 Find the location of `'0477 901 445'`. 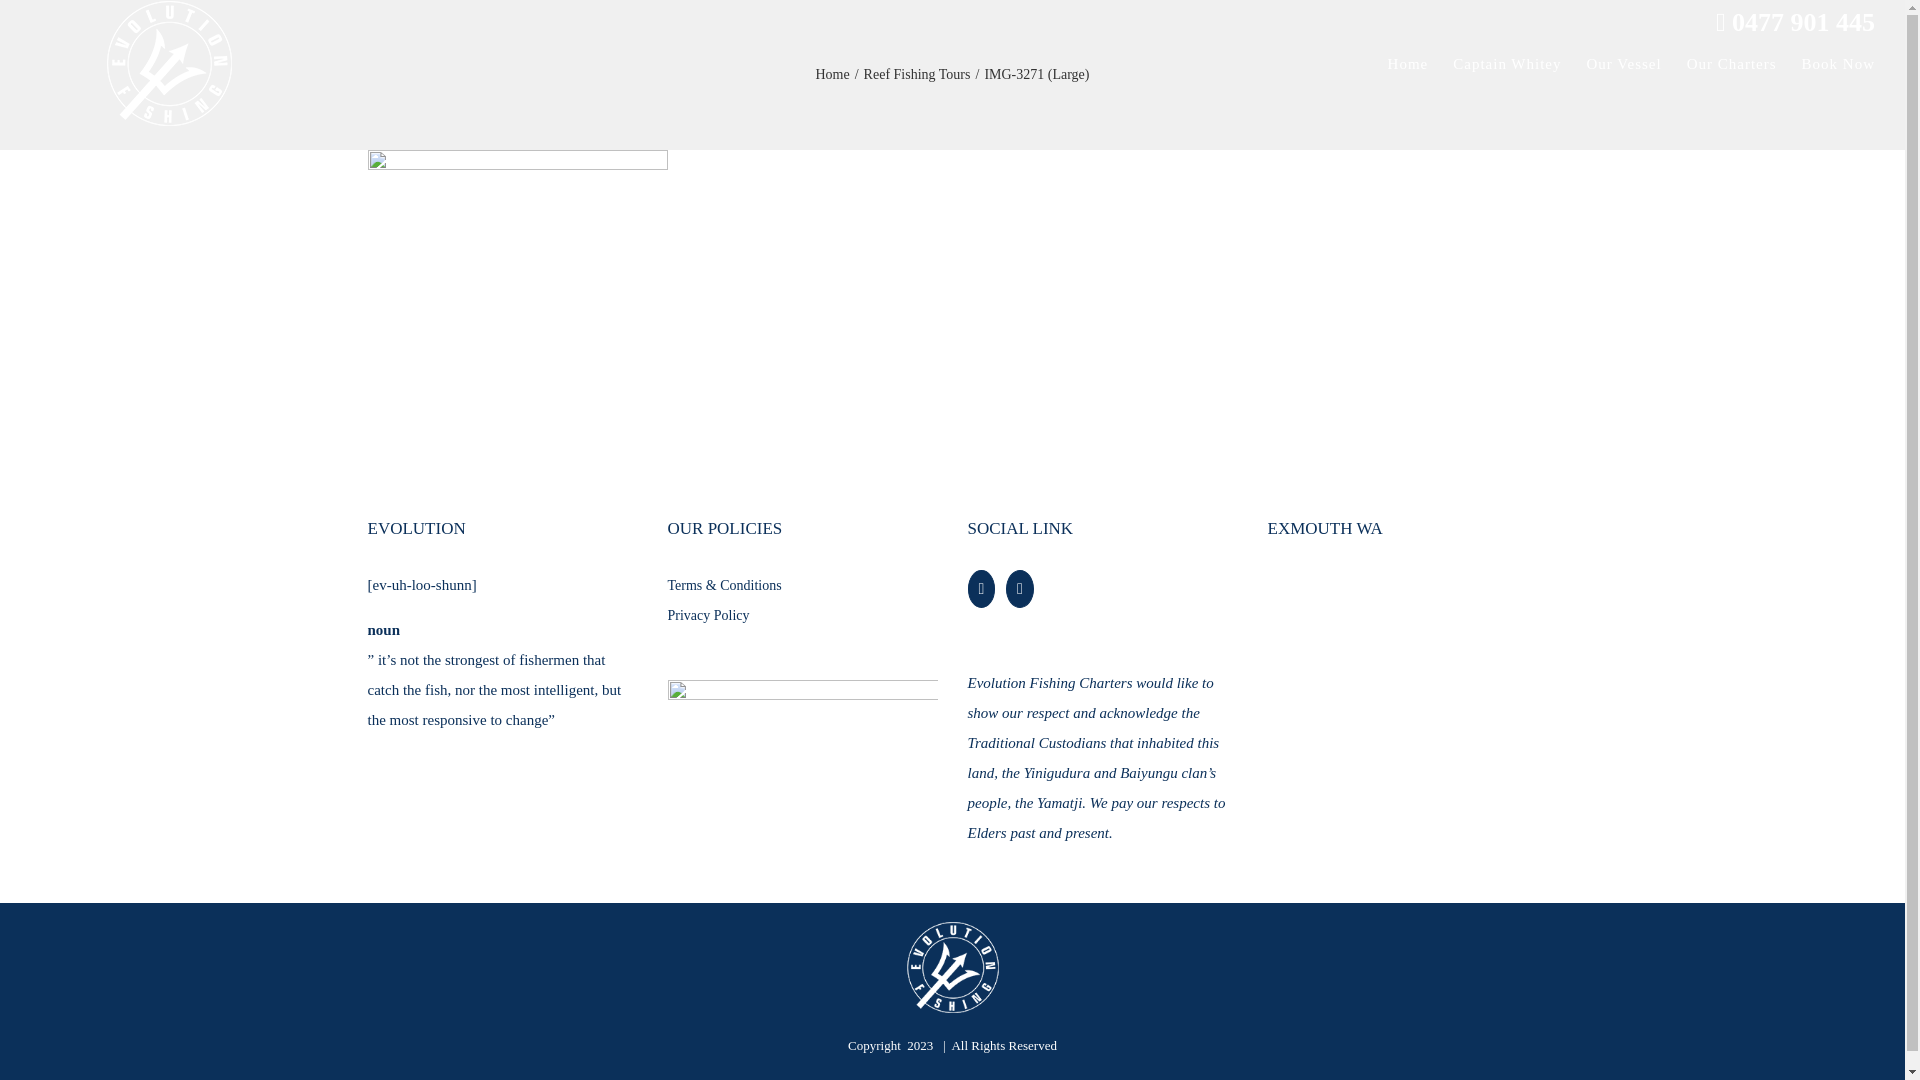

'0477 901 445' is located at coordinates (1795, 22).